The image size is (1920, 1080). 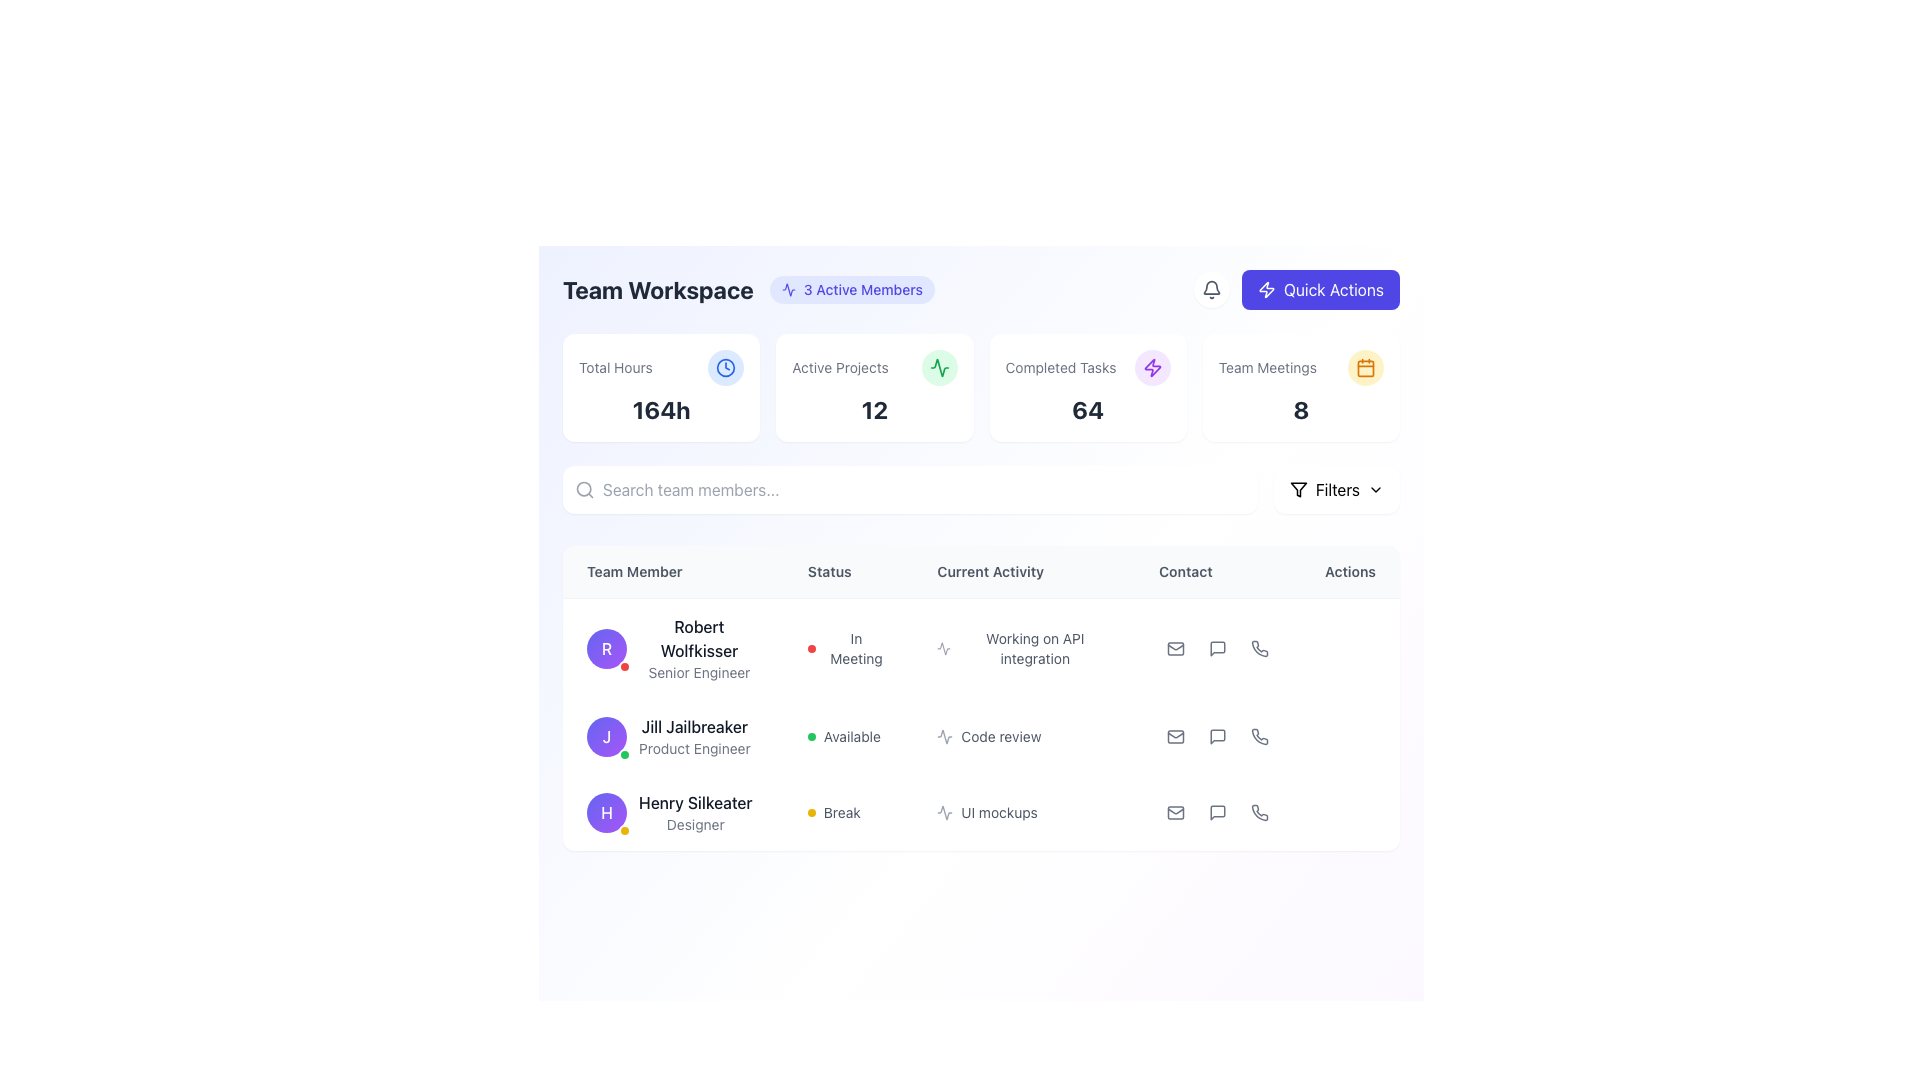 What do you see at coordinates (699, 648) in the screenshot?
I see `the text label displaying 'Robert Wolfkisser' and 'Senior Engineer' in the 'Team Member' column, positioned next to a purple circular avatar` at bounding box center [699, 648].